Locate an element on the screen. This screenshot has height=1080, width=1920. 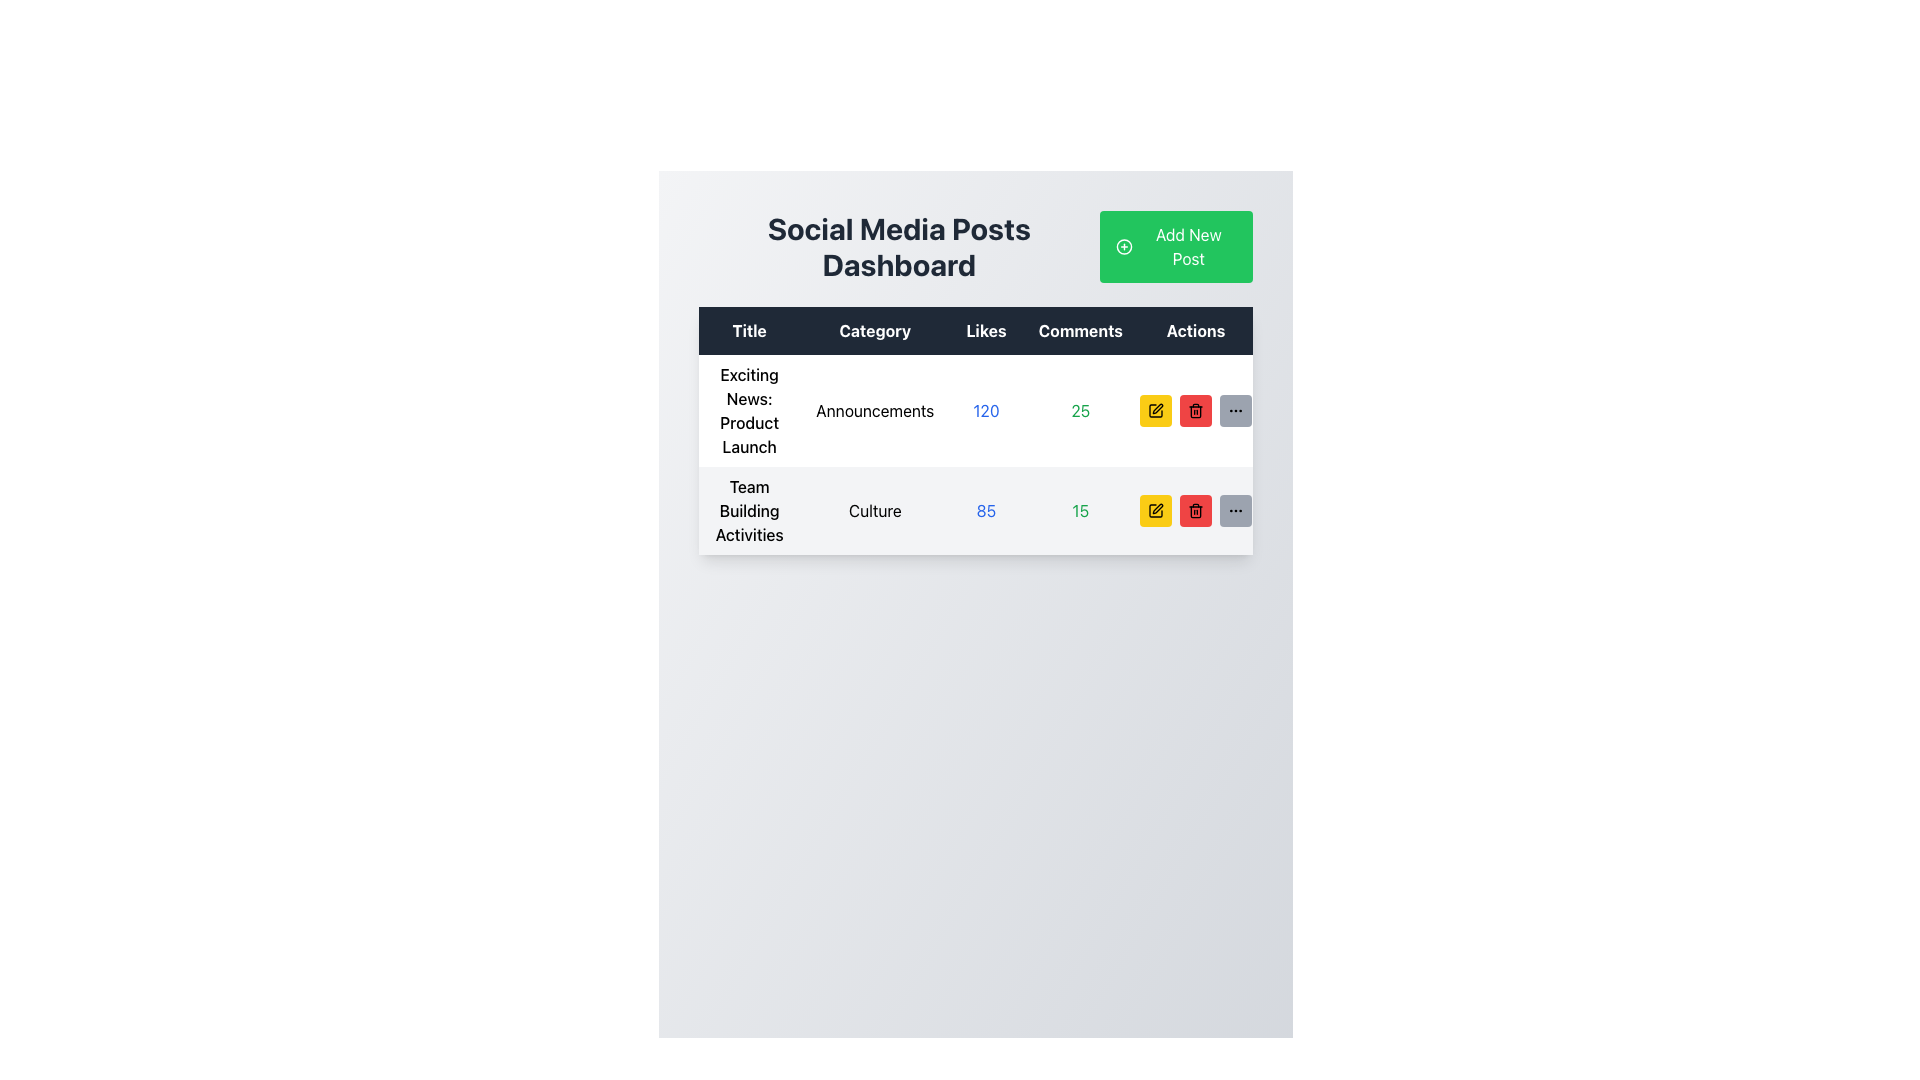
contents of the first row in the table displaying 'Exciting News: Product Launch Announcements 12025' is located at coordinates (975, 410).